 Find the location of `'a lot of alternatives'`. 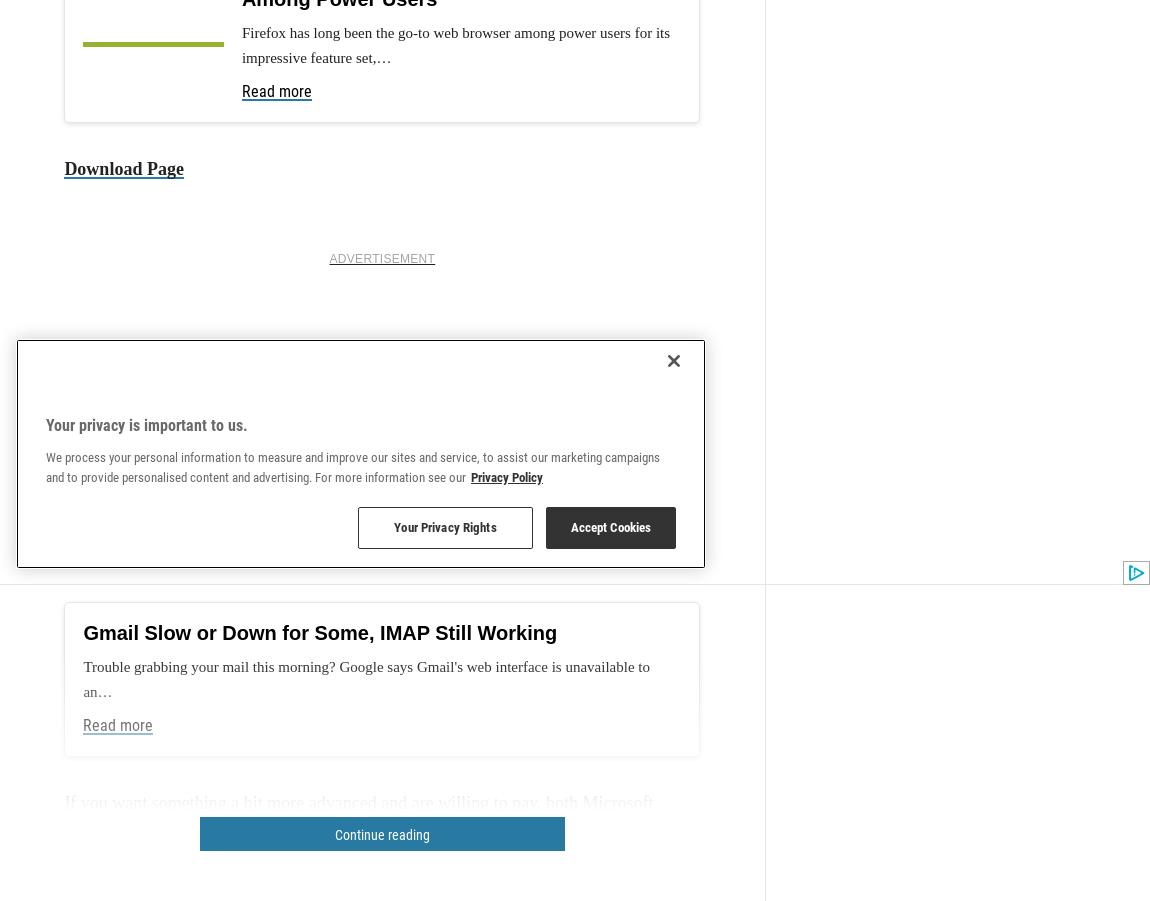

'a lot of alternatives' is located at coordinates (371, 657).